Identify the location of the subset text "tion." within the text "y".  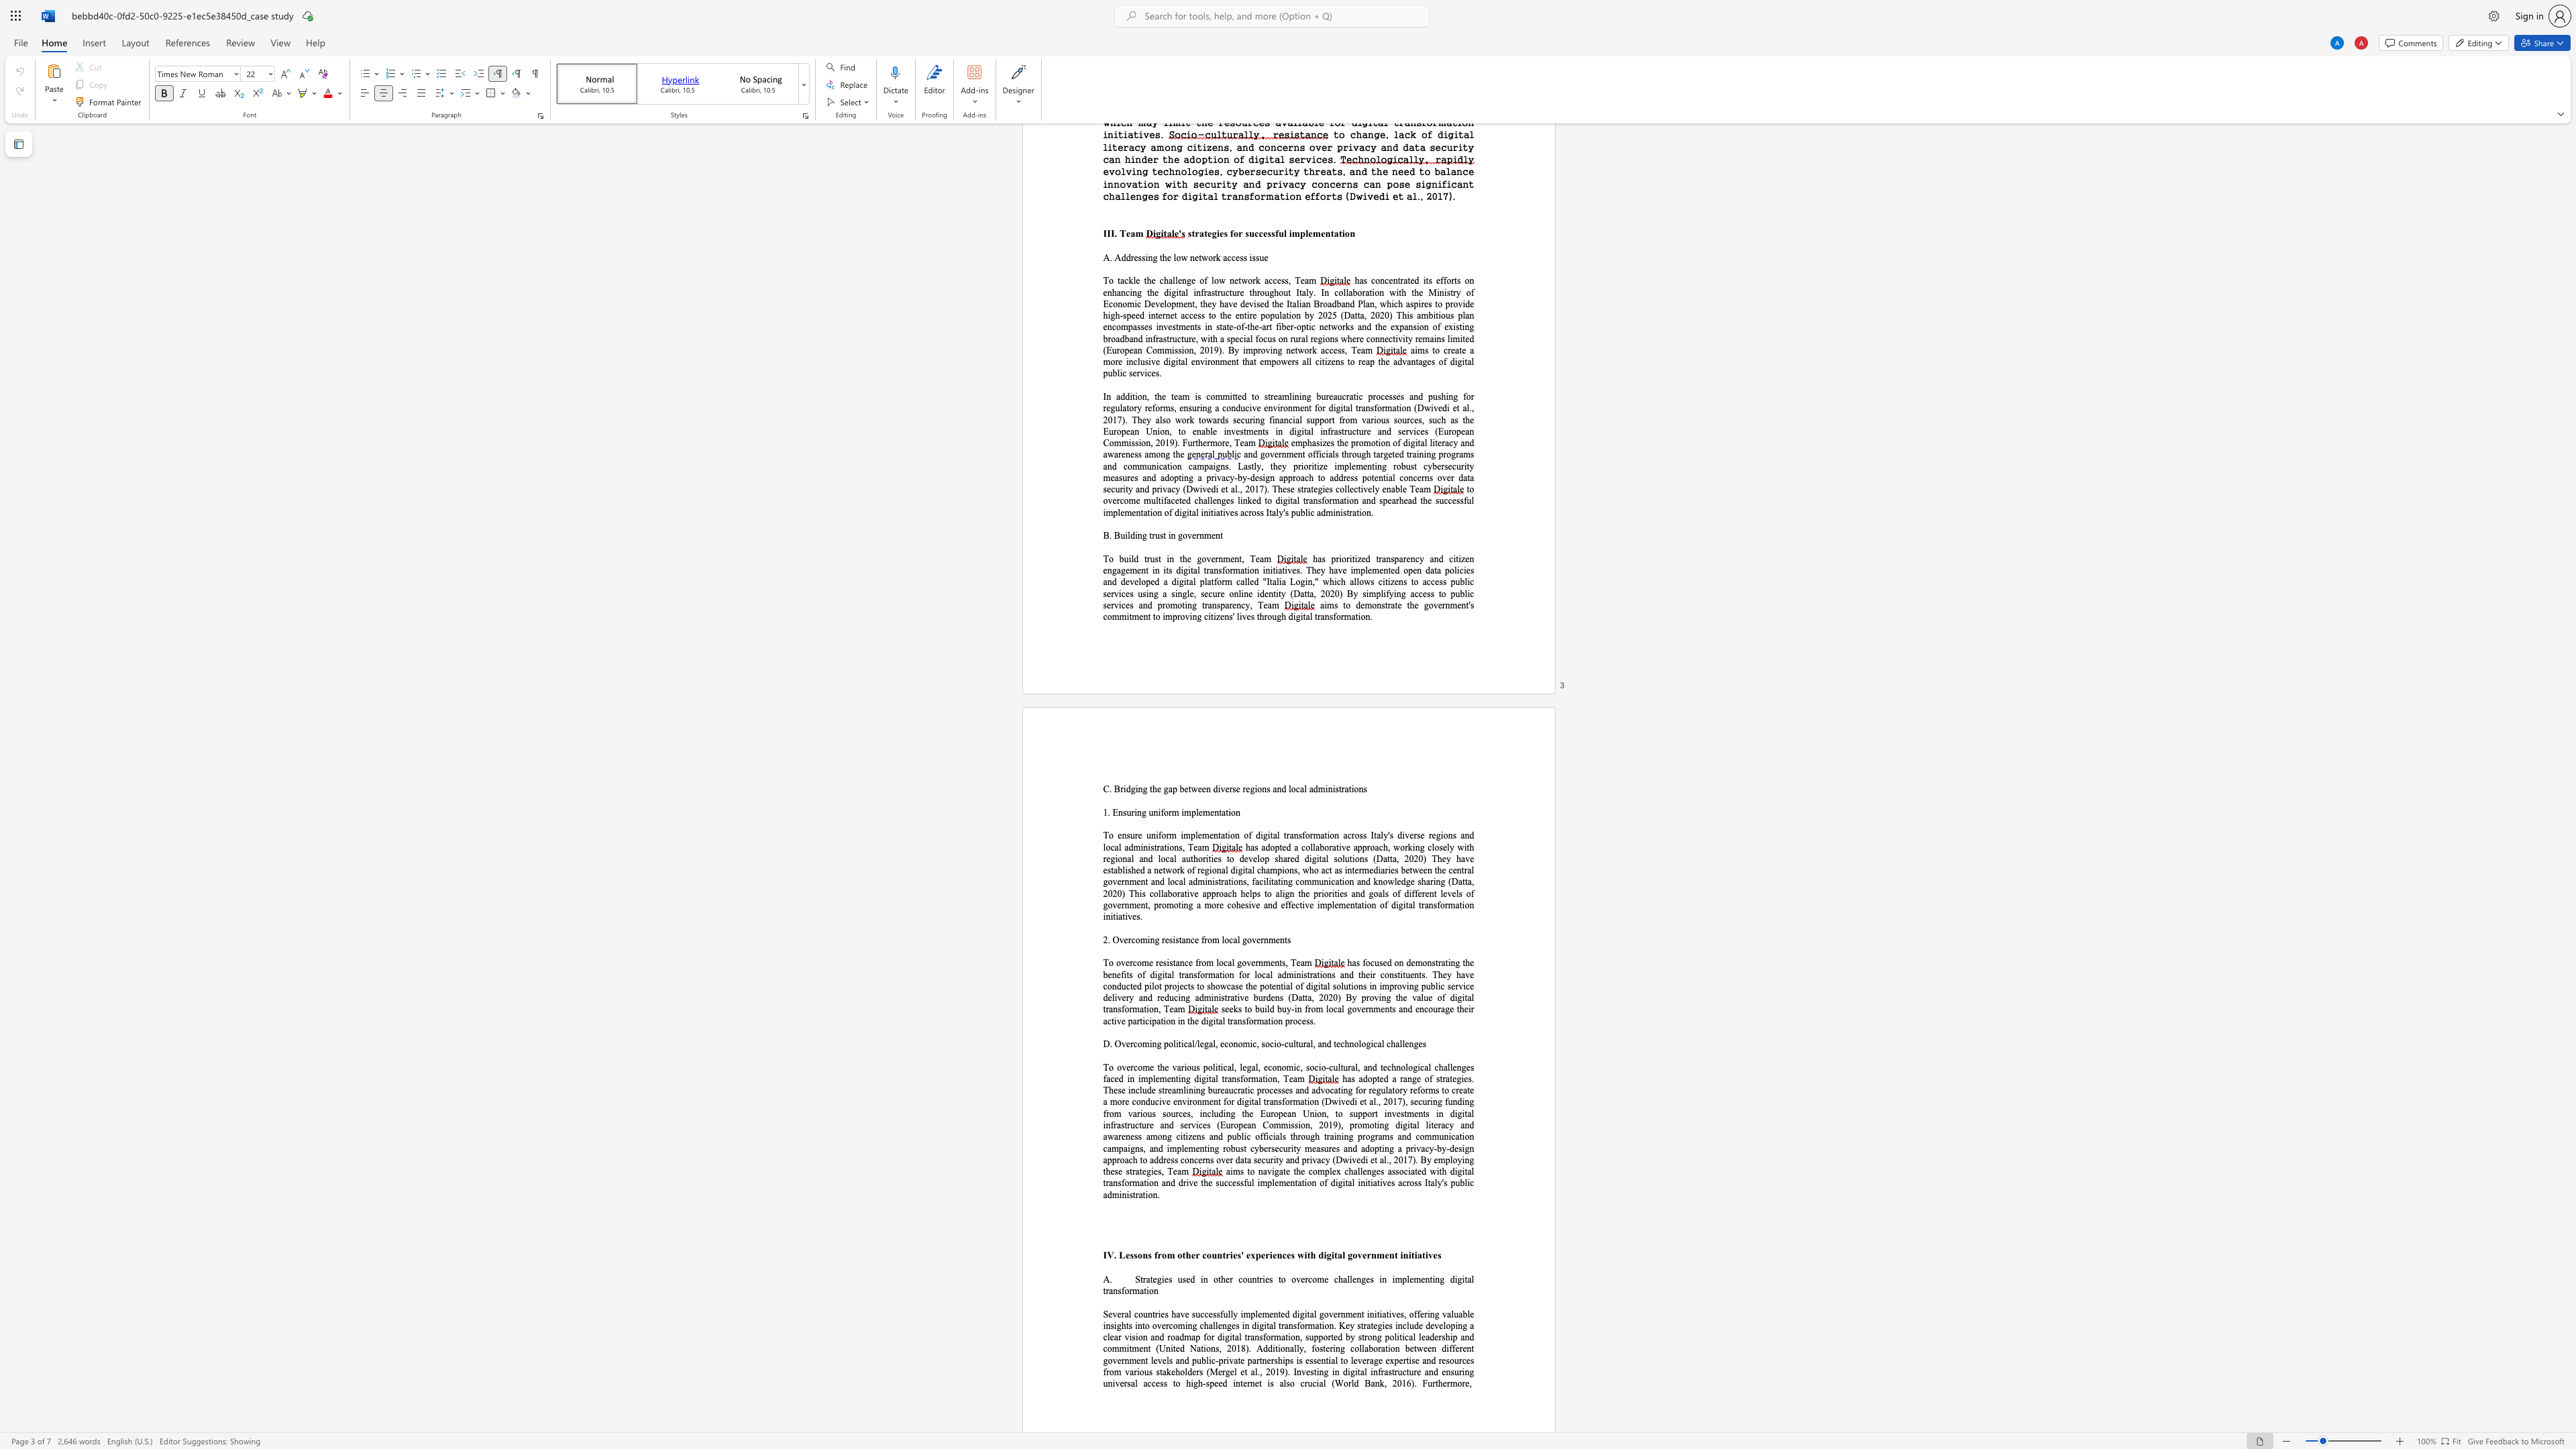
(1141, 1194).